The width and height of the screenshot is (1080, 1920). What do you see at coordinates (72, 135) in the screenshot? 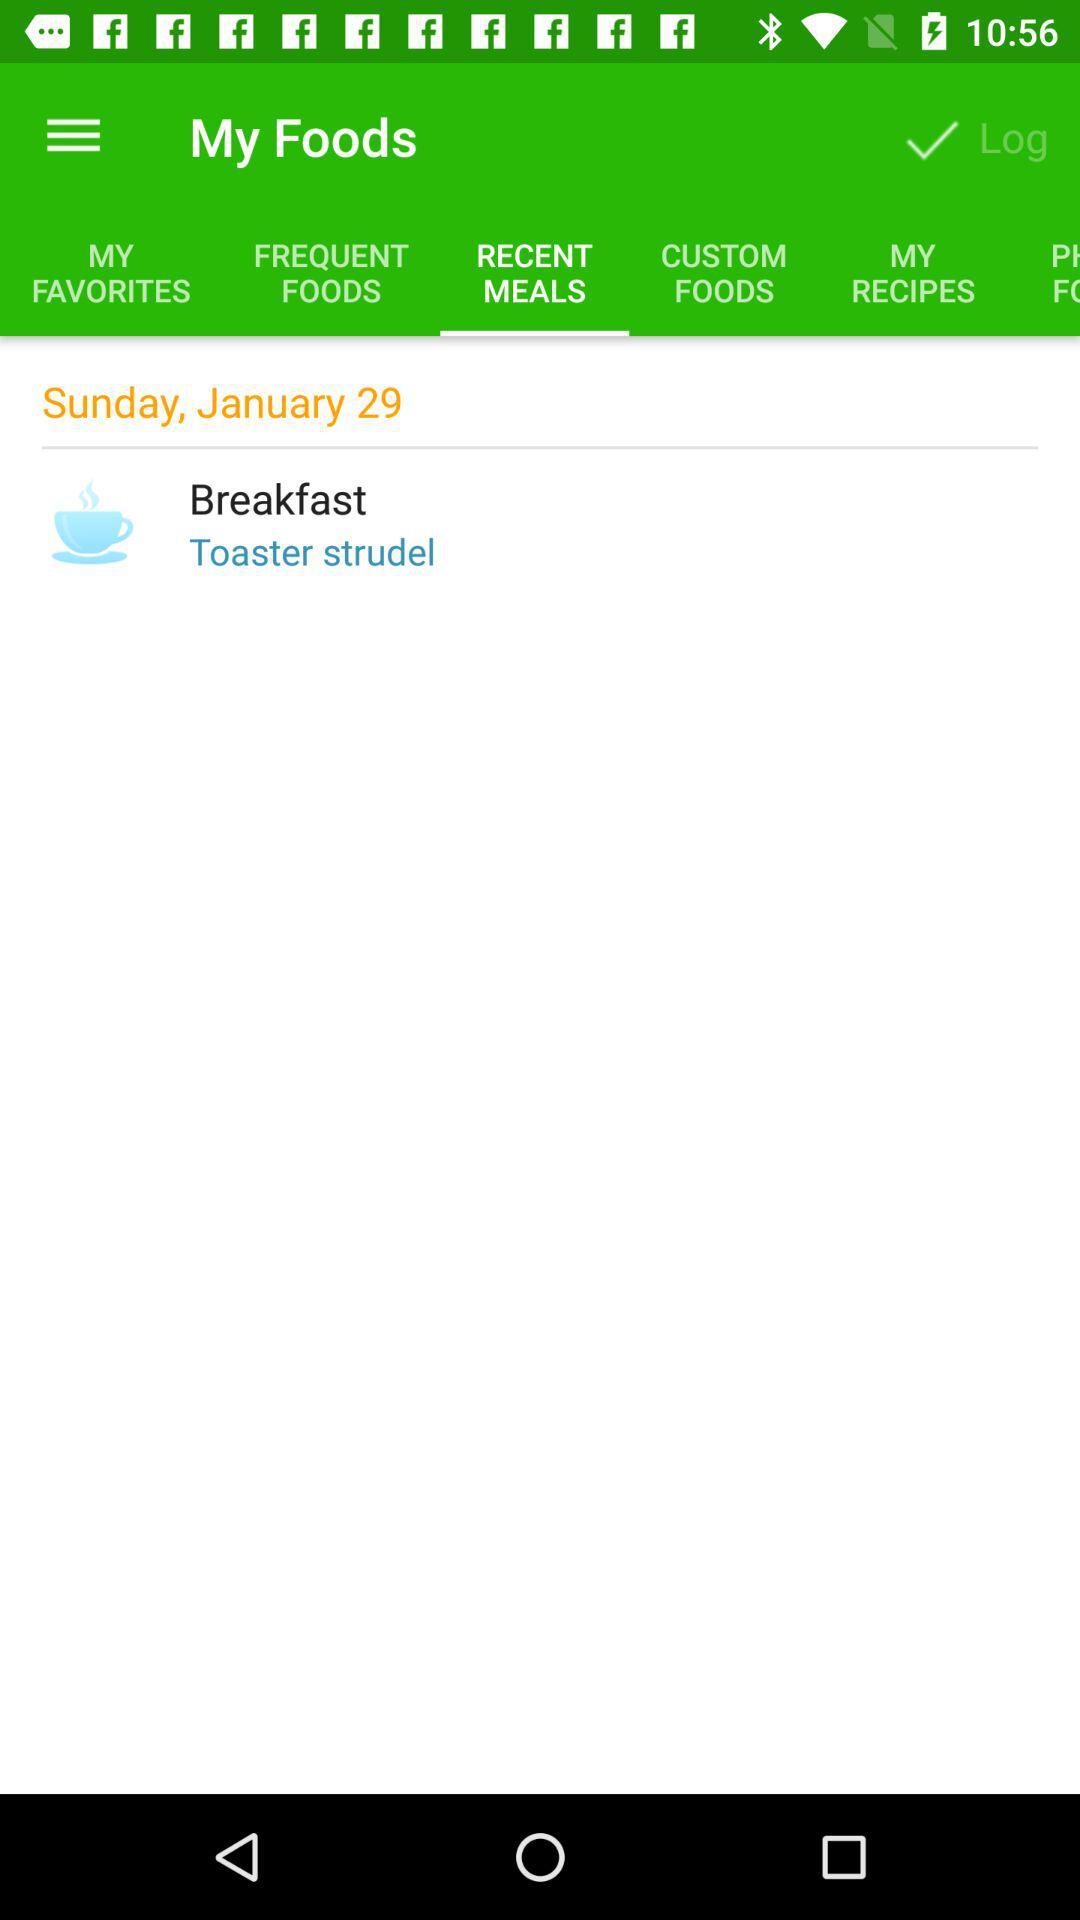
I see `icon above my` at bounding box center [72, 135].